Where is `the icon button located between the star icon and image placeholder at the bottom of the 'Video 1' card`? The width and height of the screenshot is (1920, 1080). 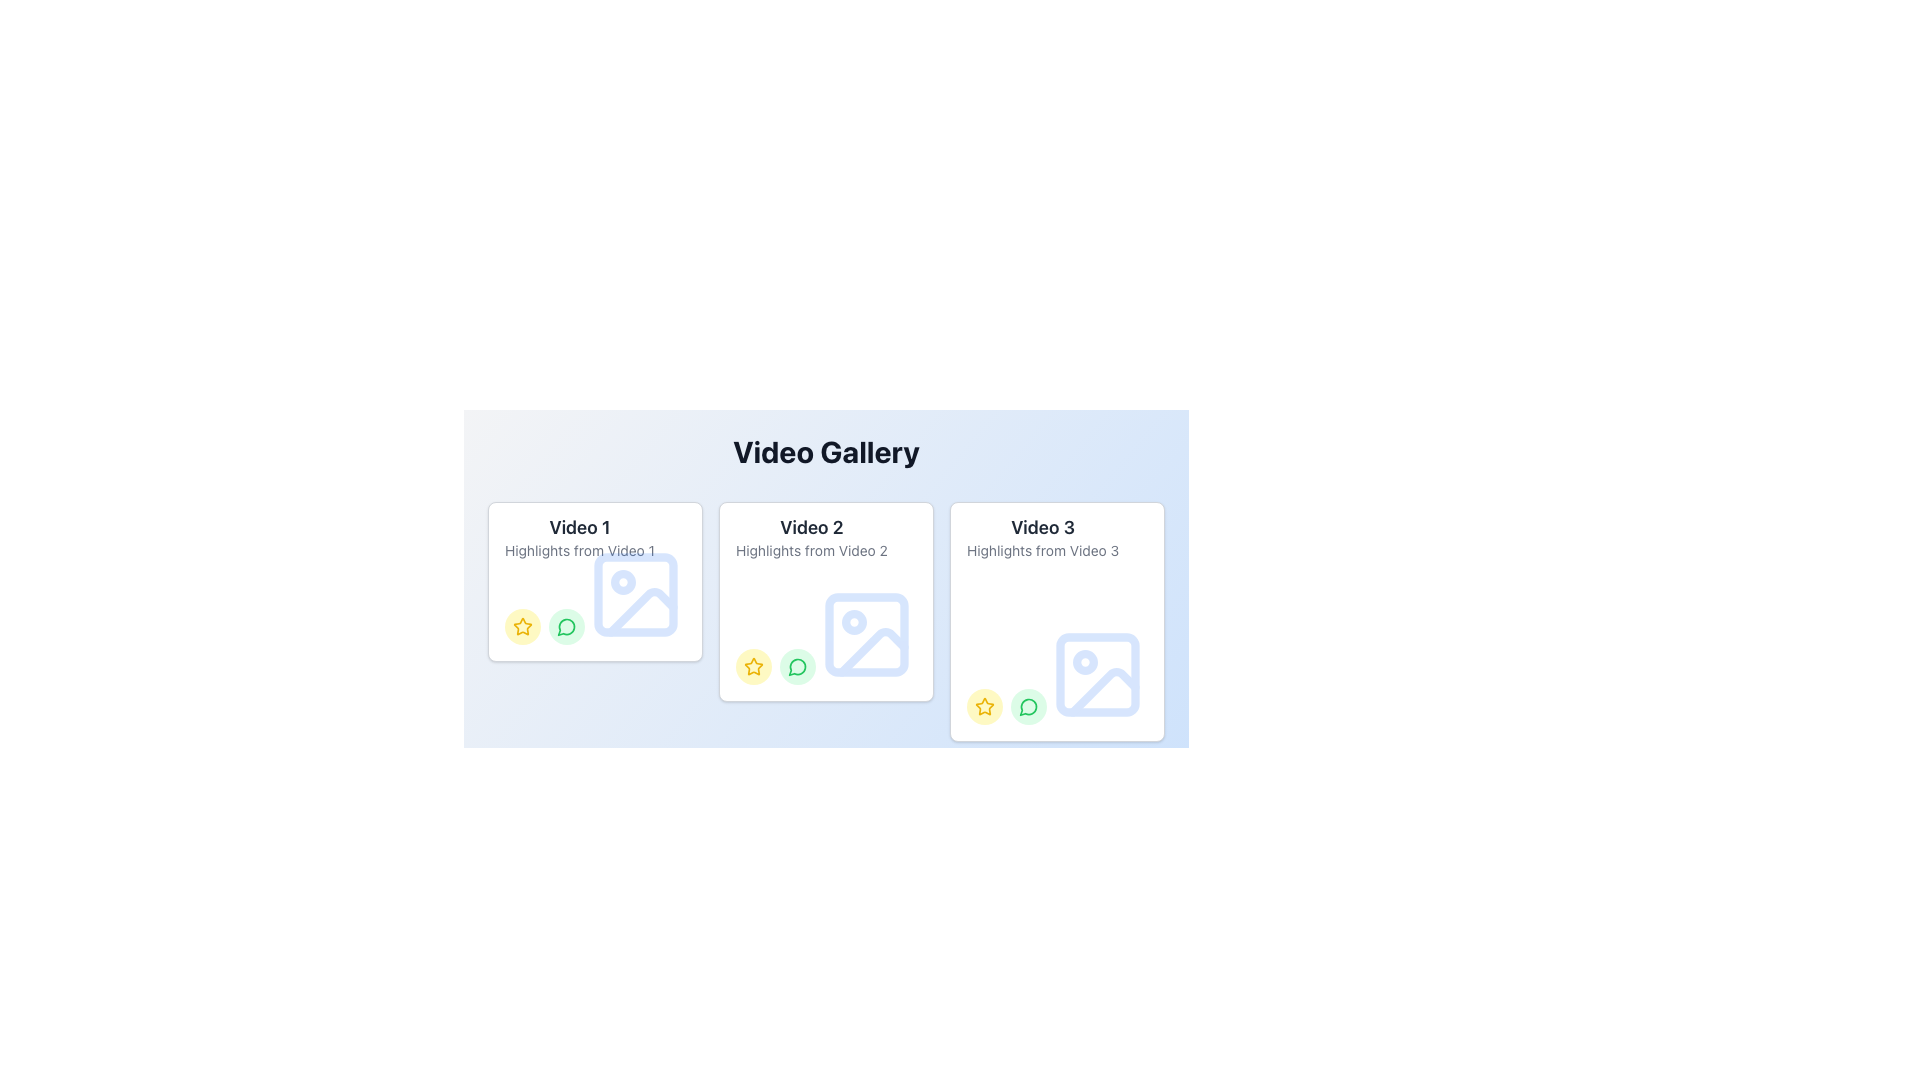
the icon button located between the star icon and image placeholder at the bottom of the 'Video 1' card is located at coordinates (565, 626).